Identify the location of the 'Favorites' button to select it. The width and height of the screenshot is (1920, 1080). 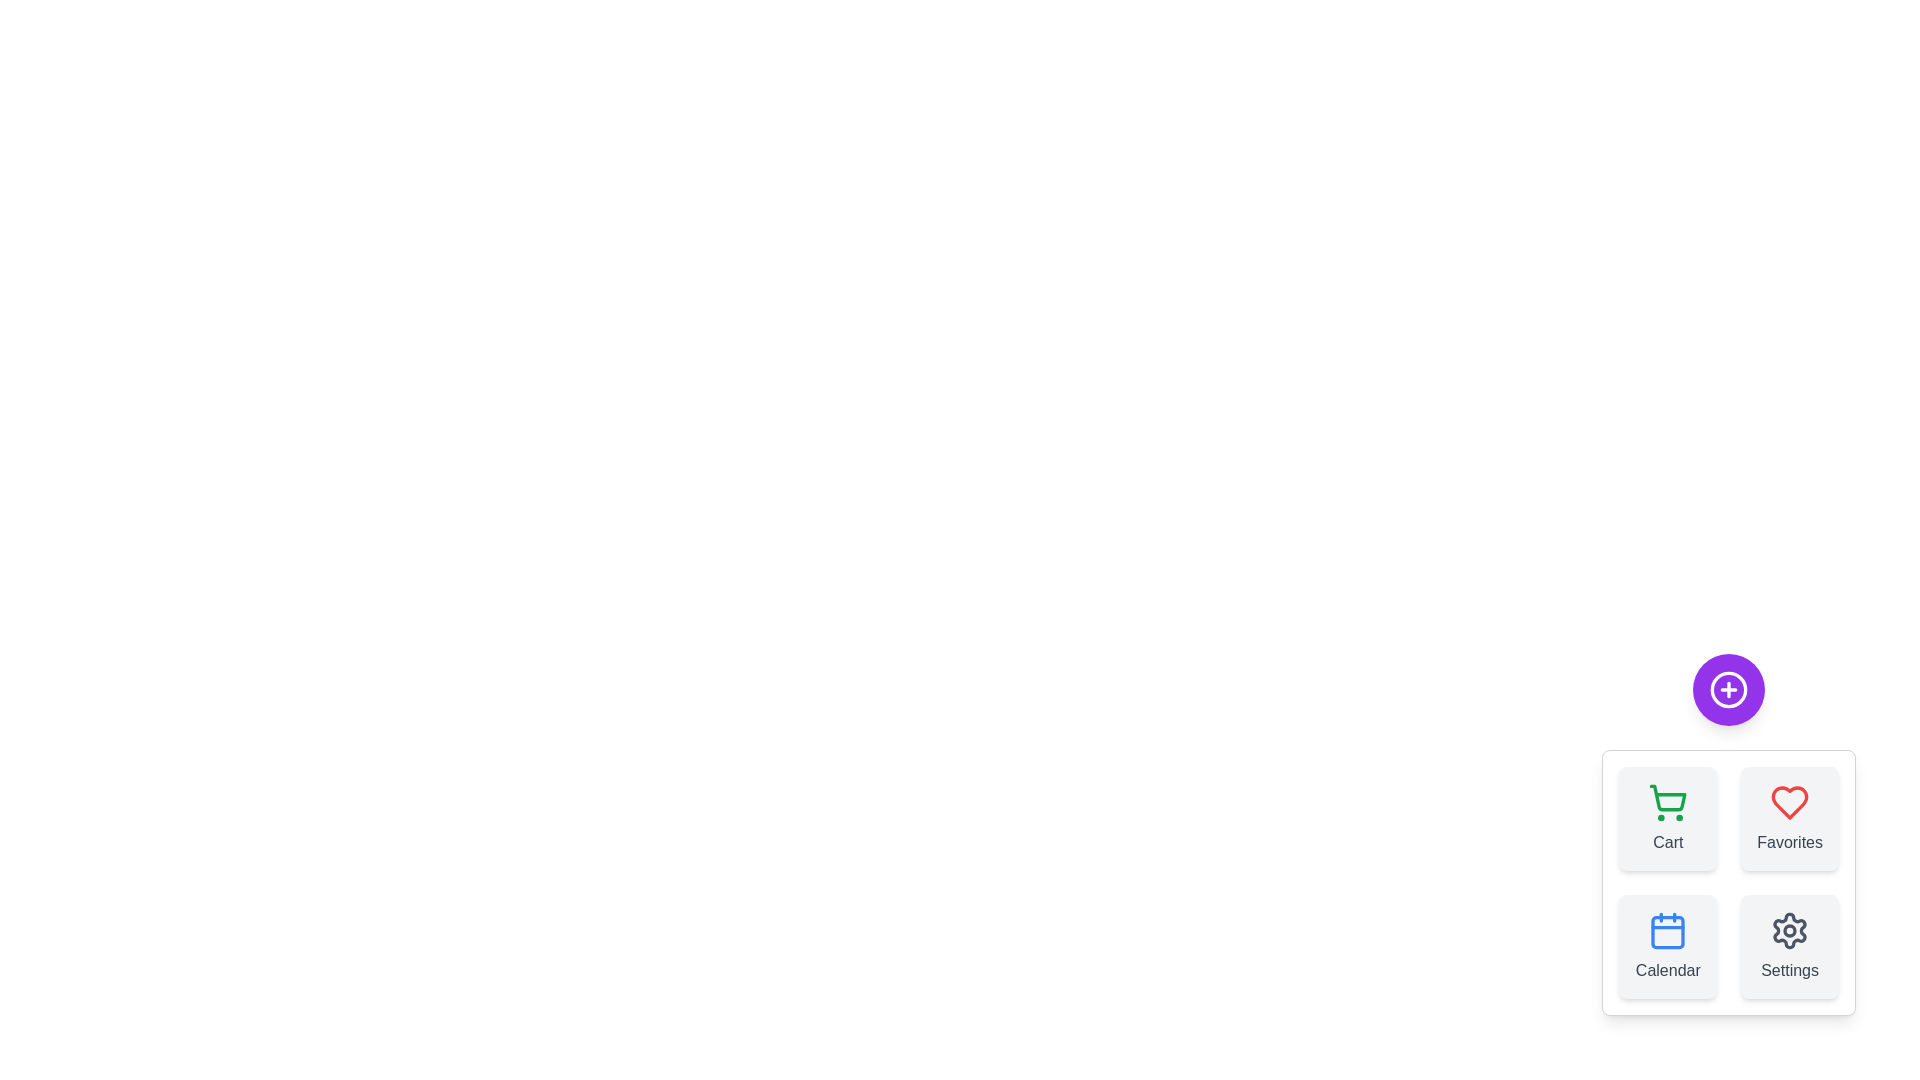
(1790, 818).